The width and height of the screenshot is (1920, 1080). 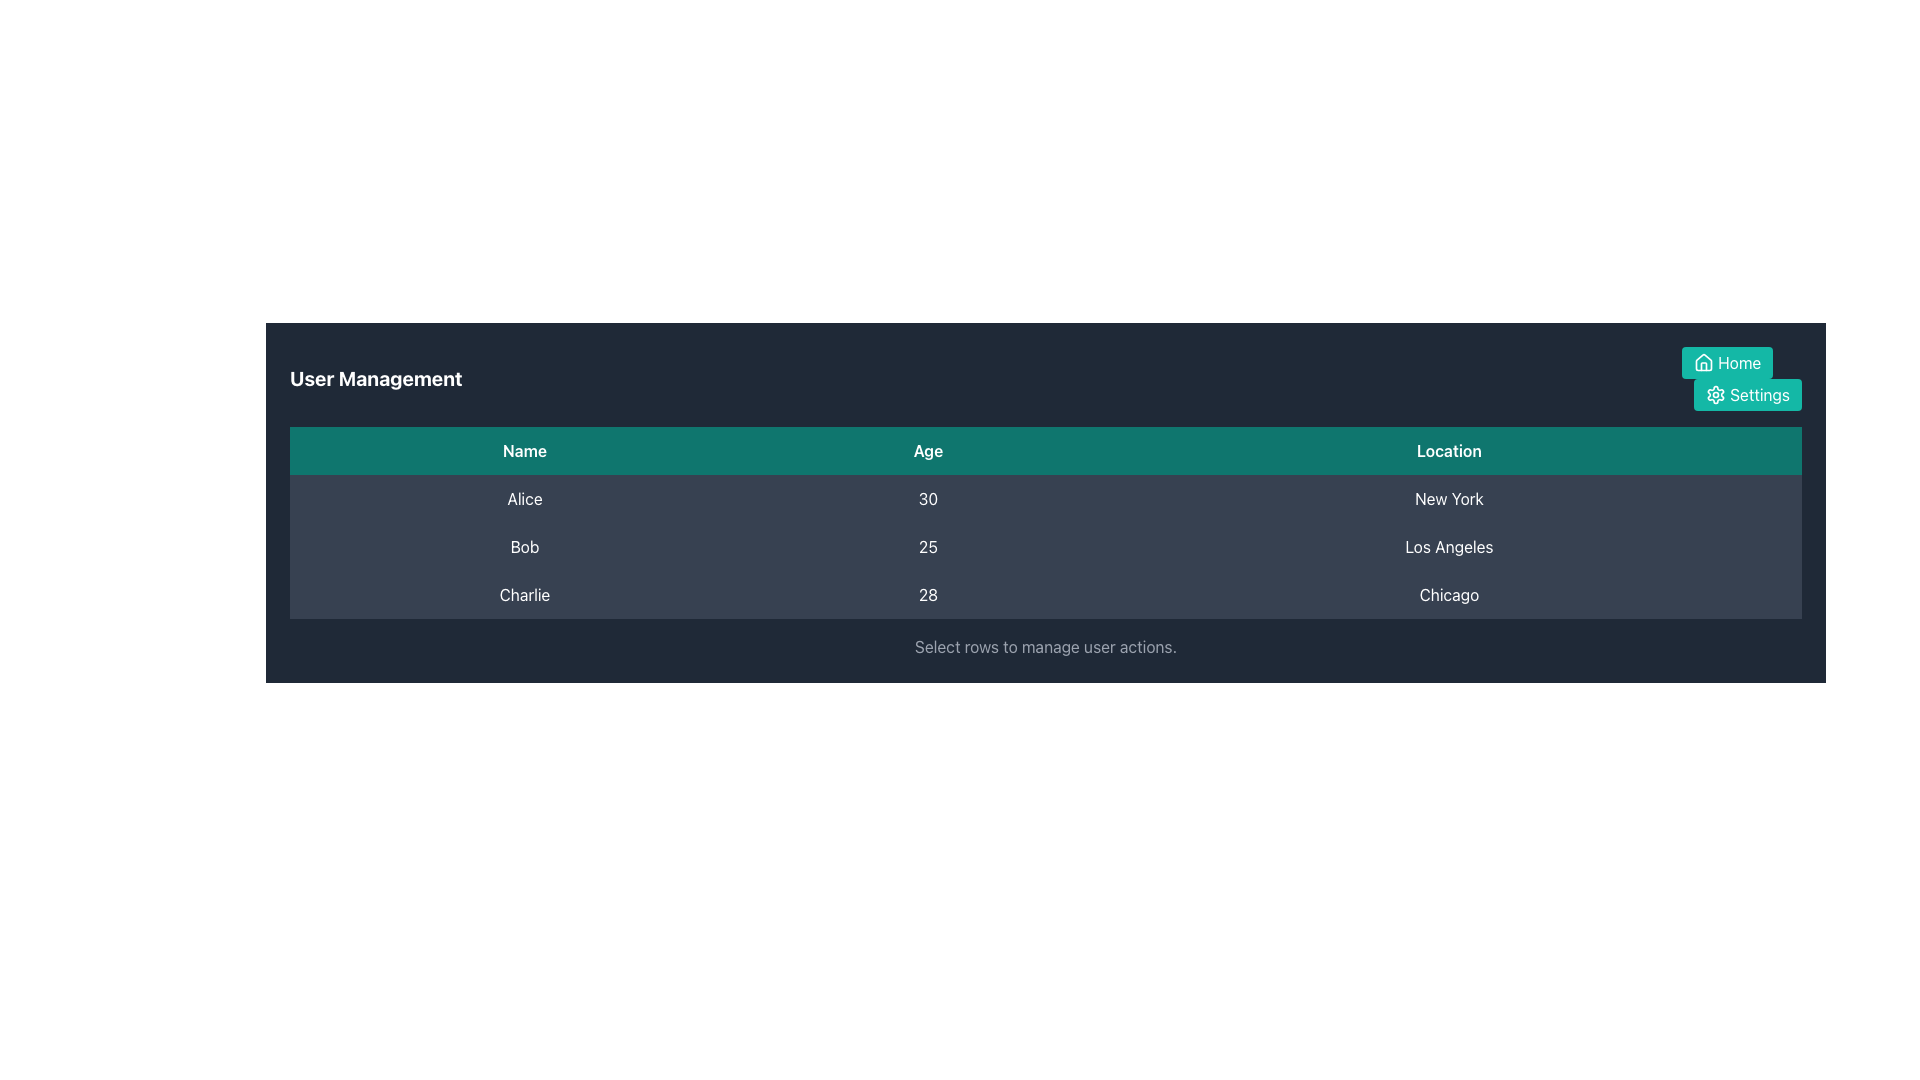 What do you see at coordinates (1746, 394) in the screenshot?
I see `the settings button located at the top-right corner of the interface to access its functionalities` at bounding box center [1746, 394].